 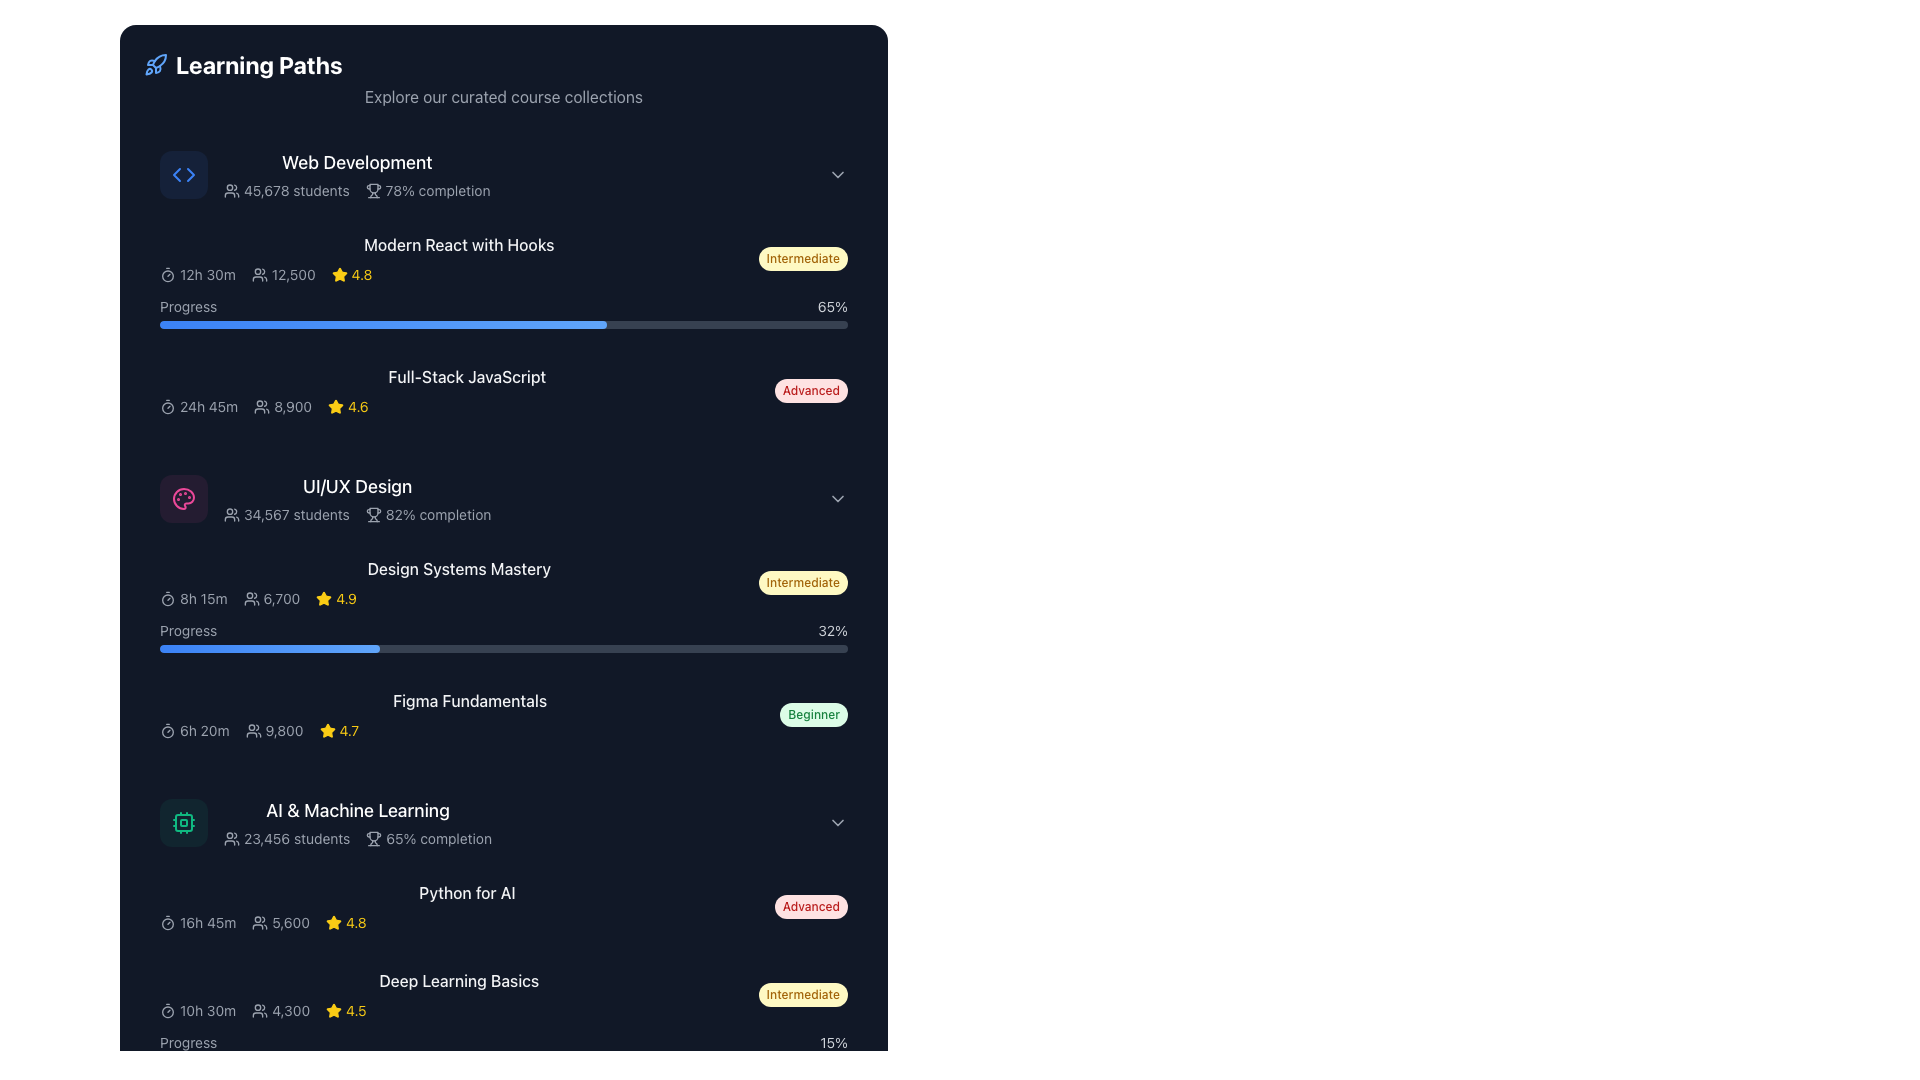 What do you see at coordinates (803, 257) in the screenshot?
I see `the badge label displaying the text 'Intermediate', which is styled with a yellow background, located to the right of the course title 'Modern React with Hooks'` at bounding box center [803, 257].